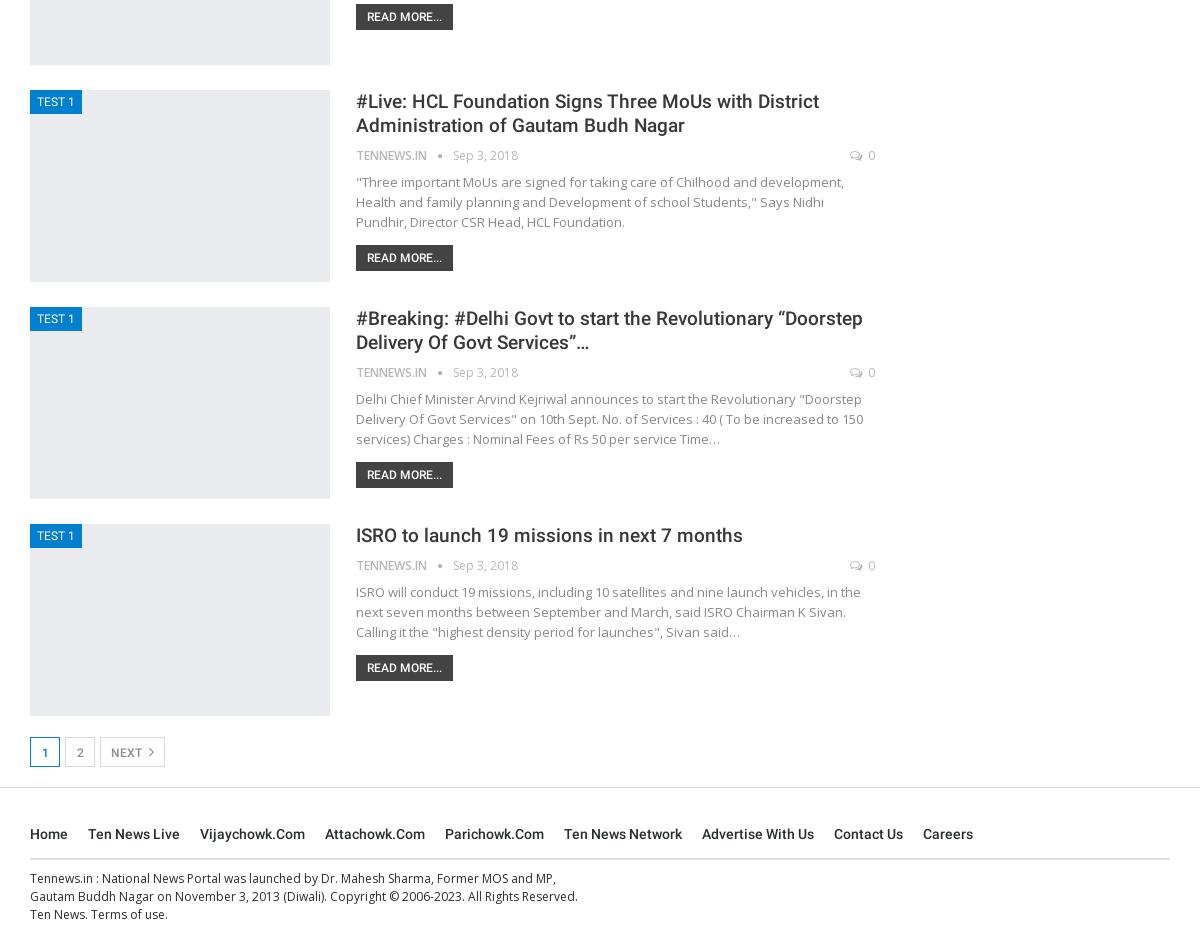  Describe the element at coordinates (702, 832) in the screenshot. I see `'Advertise with us'` at that location.